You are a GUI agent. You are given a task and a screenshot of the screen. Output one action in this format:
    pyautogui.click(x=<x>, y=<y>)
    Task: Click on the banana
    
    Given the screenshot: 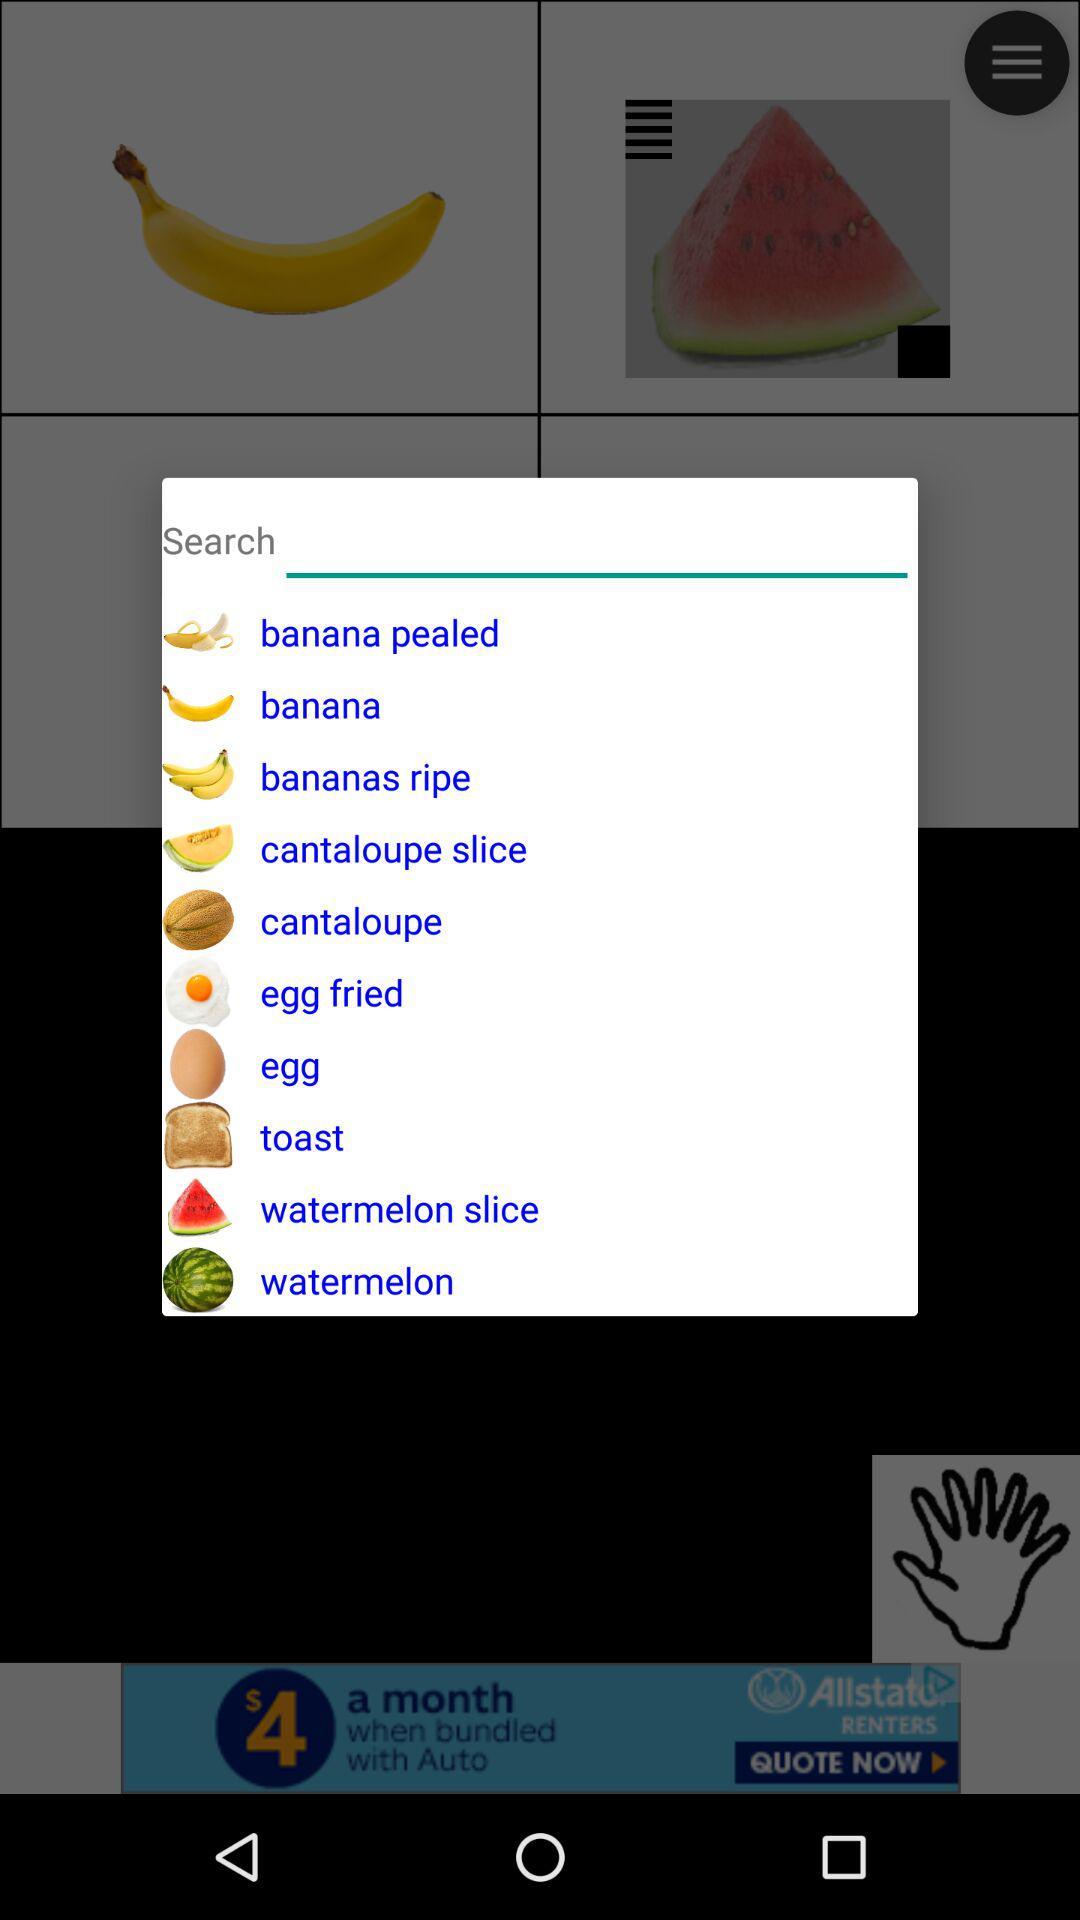 What is the action you would take?
    pyautogui.click(x=596, y=537)
    